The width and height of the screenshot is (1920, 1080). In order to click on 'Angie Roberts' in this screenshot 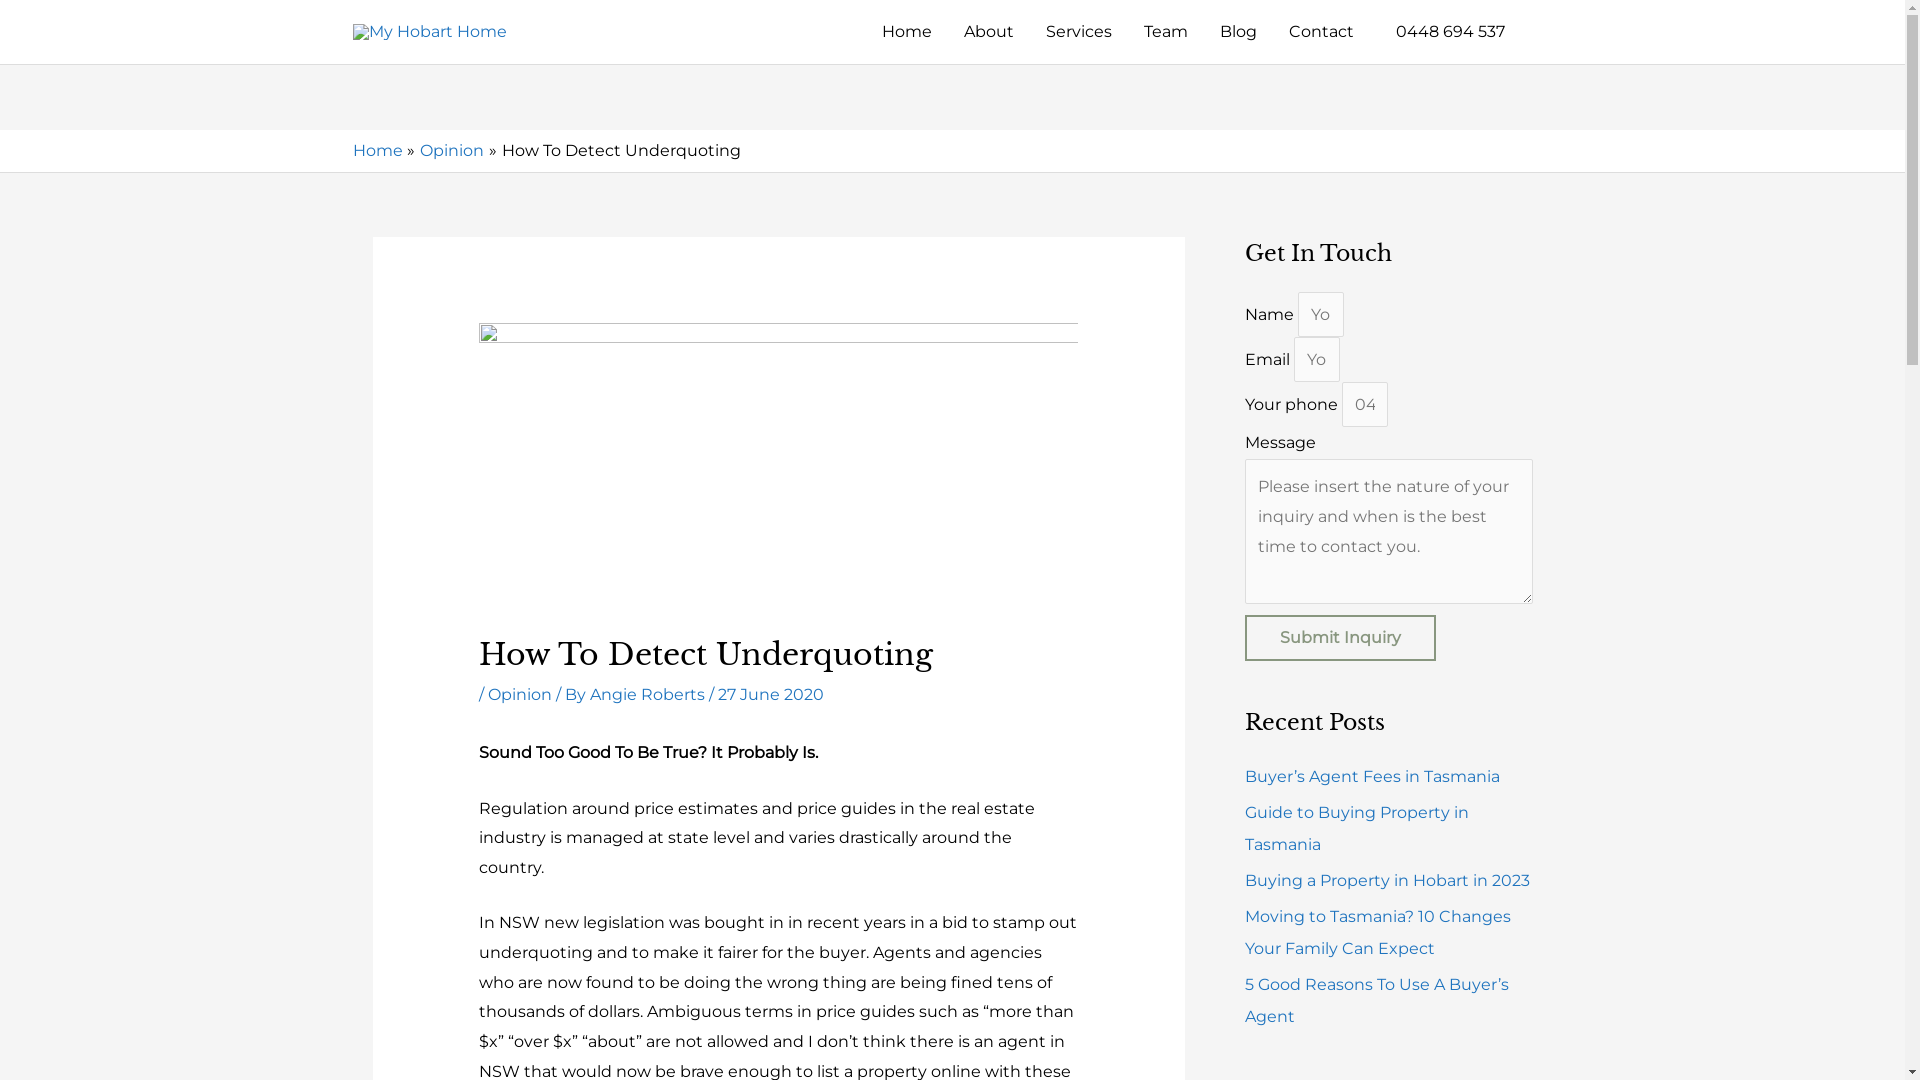, I will do `click(649, 693)`.